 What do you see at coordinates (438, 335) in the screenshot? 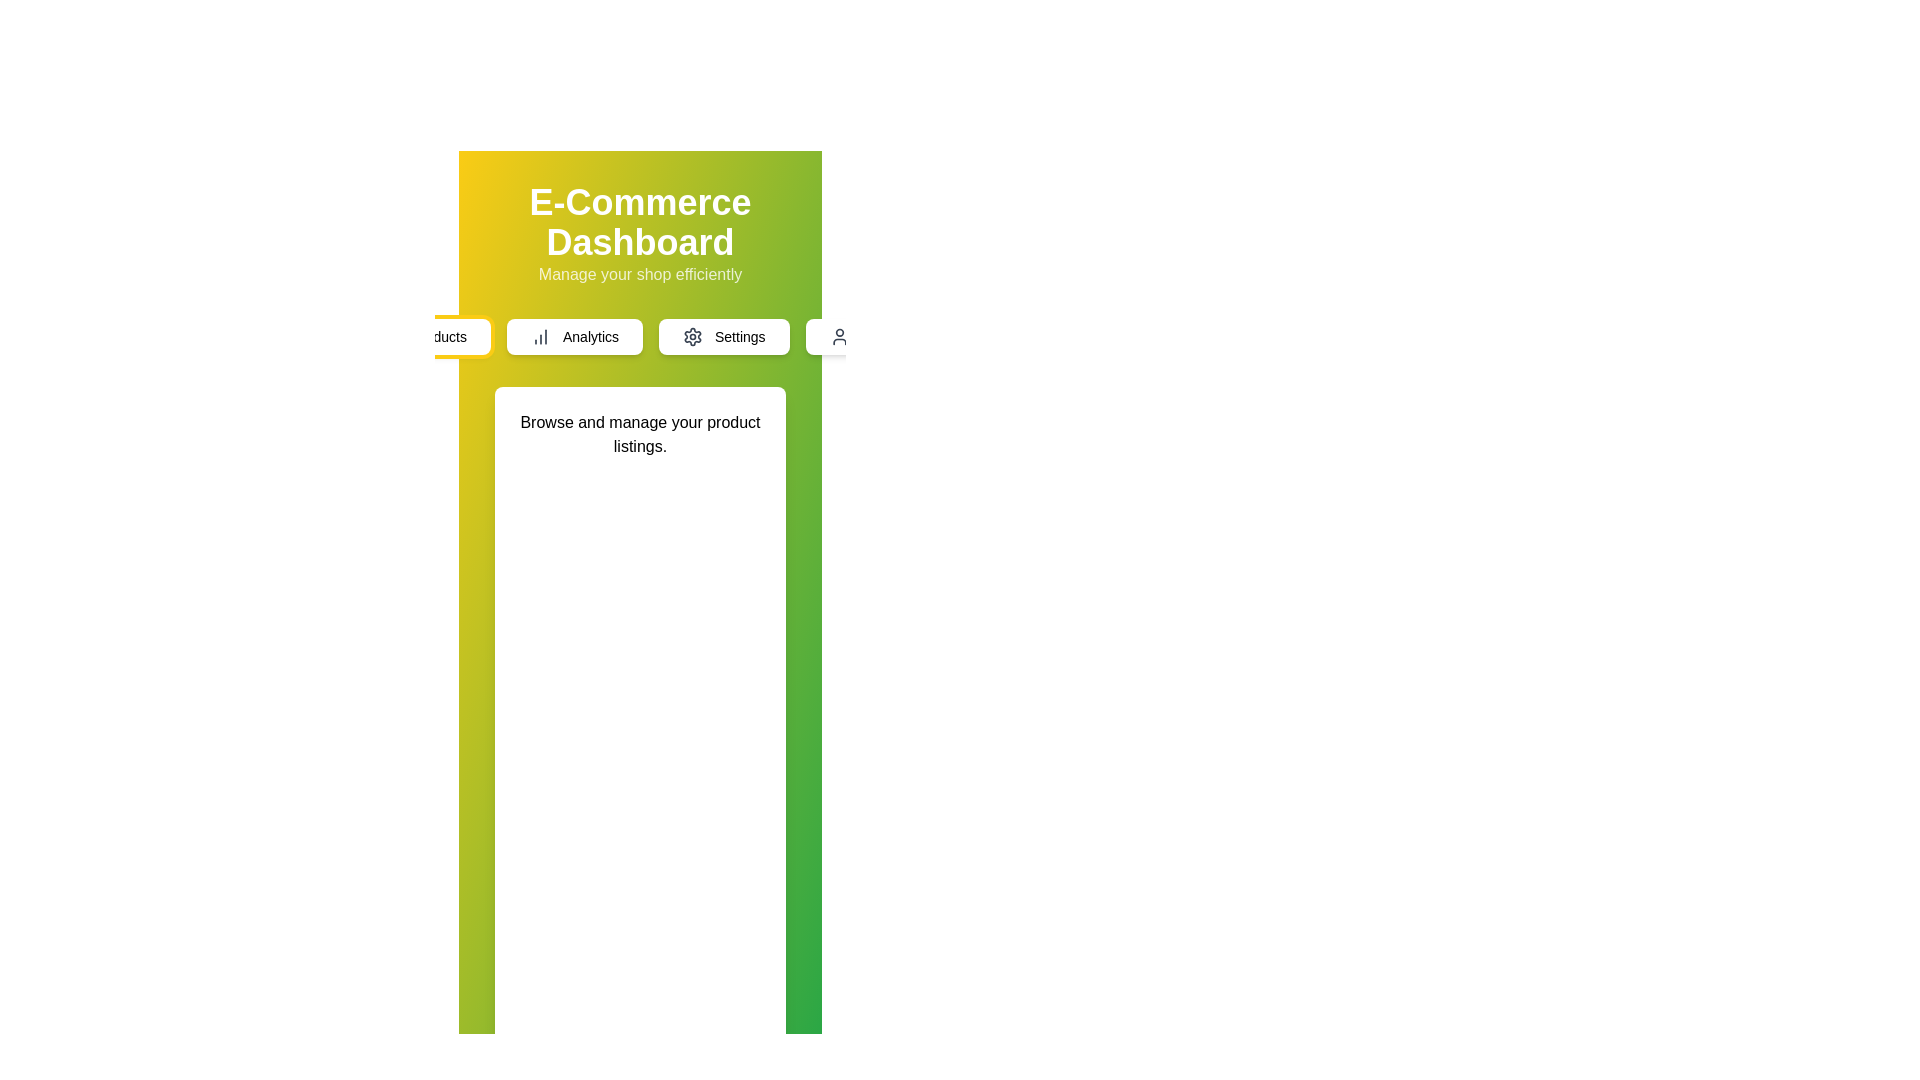
I see `text from the label displaying 'Products', which is located in the leftmost button of a horizontal button group at the top of the application` at bounding box center [438, 335].